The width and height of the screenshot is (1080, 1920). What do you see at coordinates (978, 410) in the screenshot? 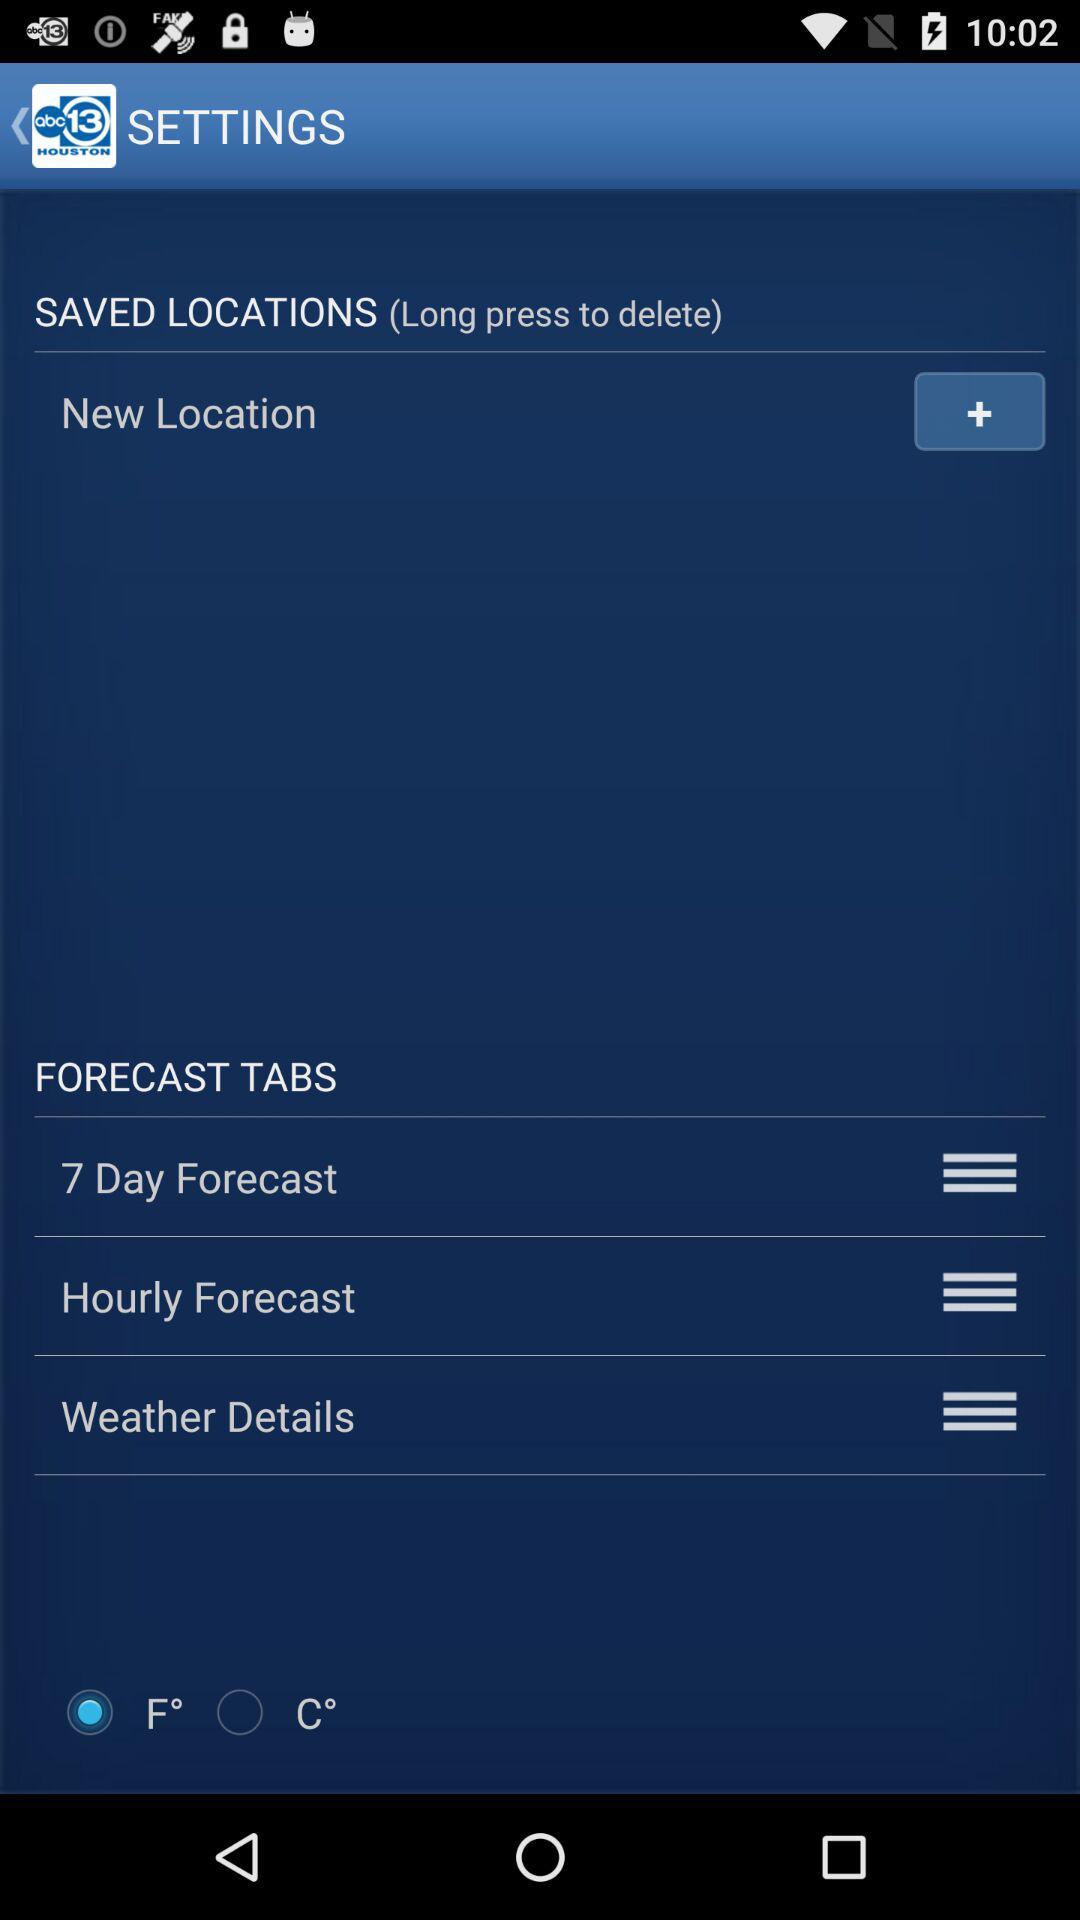
I see `+ icon` at bounding box center [978, 410].